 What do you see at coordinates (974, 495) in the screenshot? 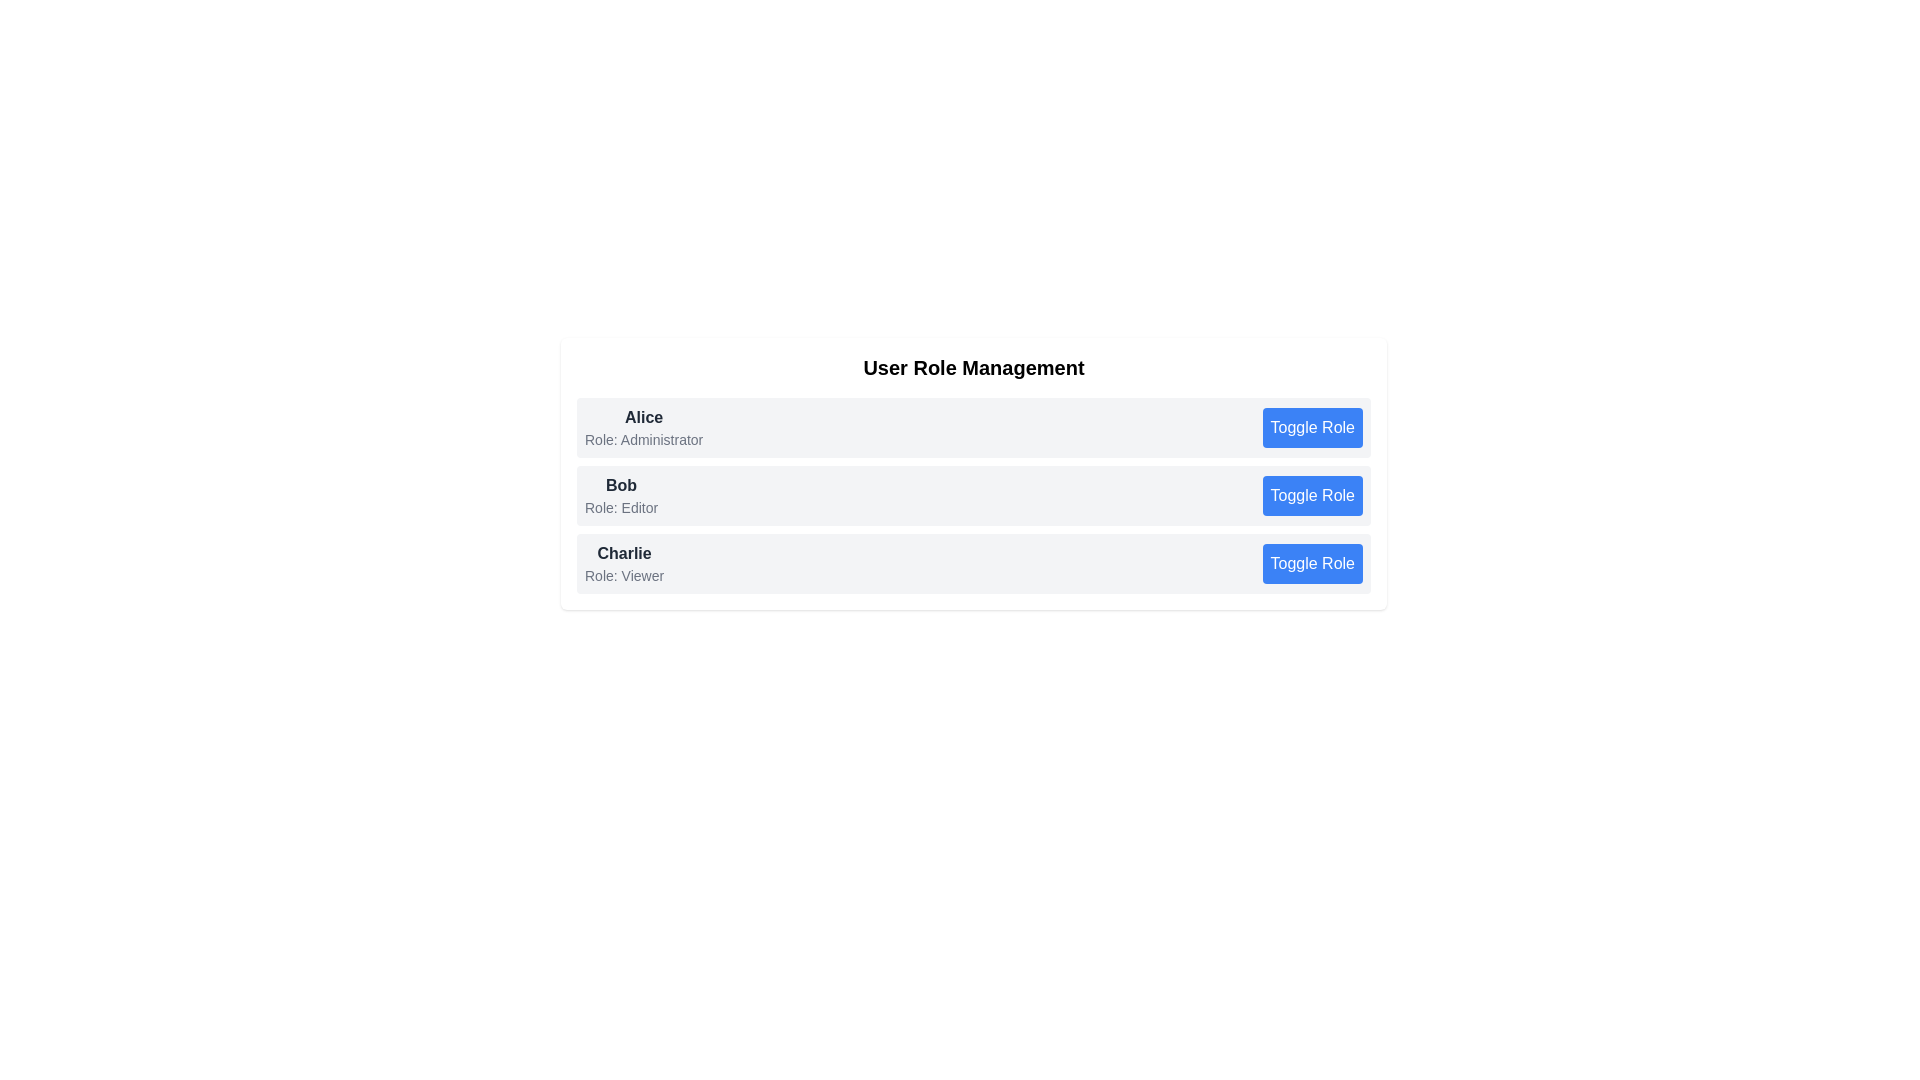
I see `the user role management entry for 'Bob' with the role 'Editor' to trigger additional styling effects` at bounding box center [974, 495].